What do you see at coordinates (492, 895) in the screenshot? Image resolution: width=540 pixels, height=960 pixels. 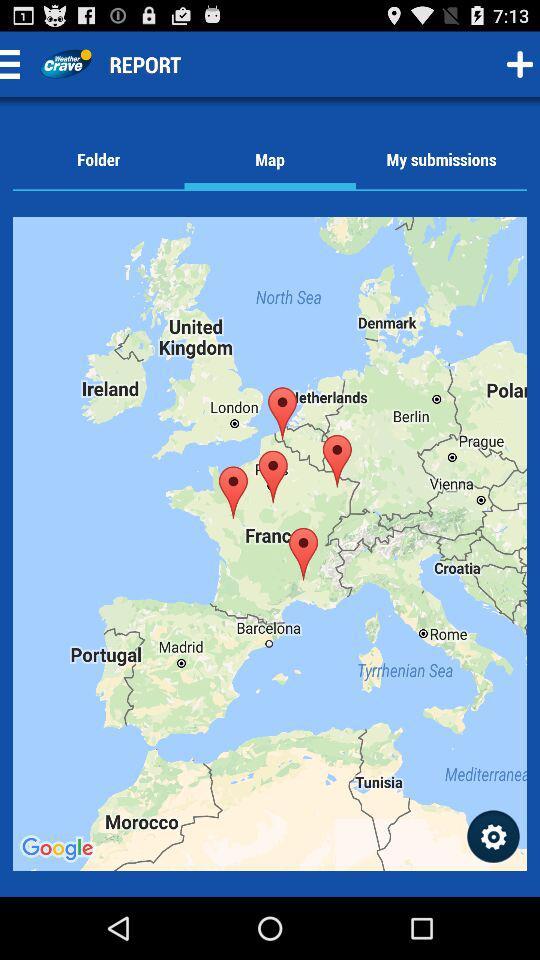 I see `the settings icon` at bounding box center [492, 895].